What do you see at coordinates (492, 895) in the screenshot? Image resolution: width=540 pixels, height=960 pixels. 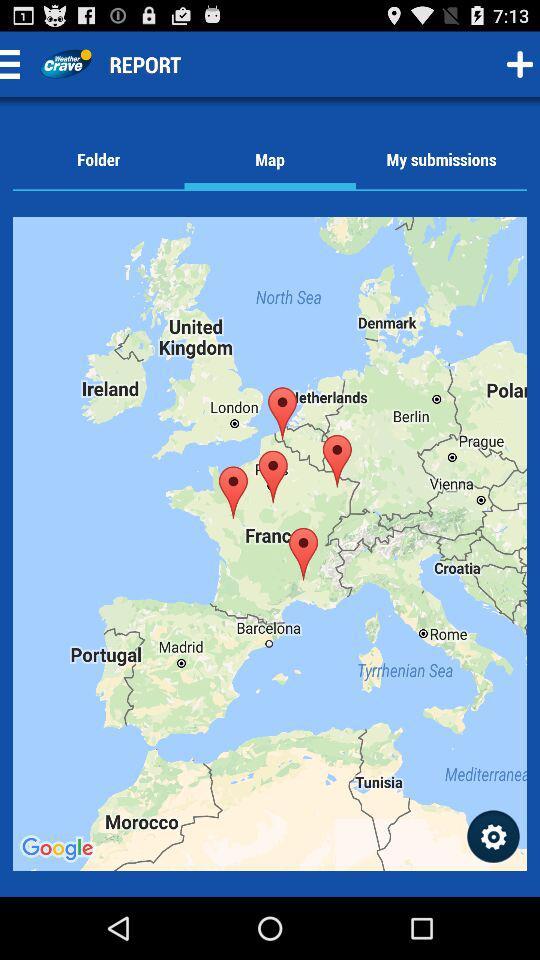 I see `the settings icon` at bounding box center [492, 895].